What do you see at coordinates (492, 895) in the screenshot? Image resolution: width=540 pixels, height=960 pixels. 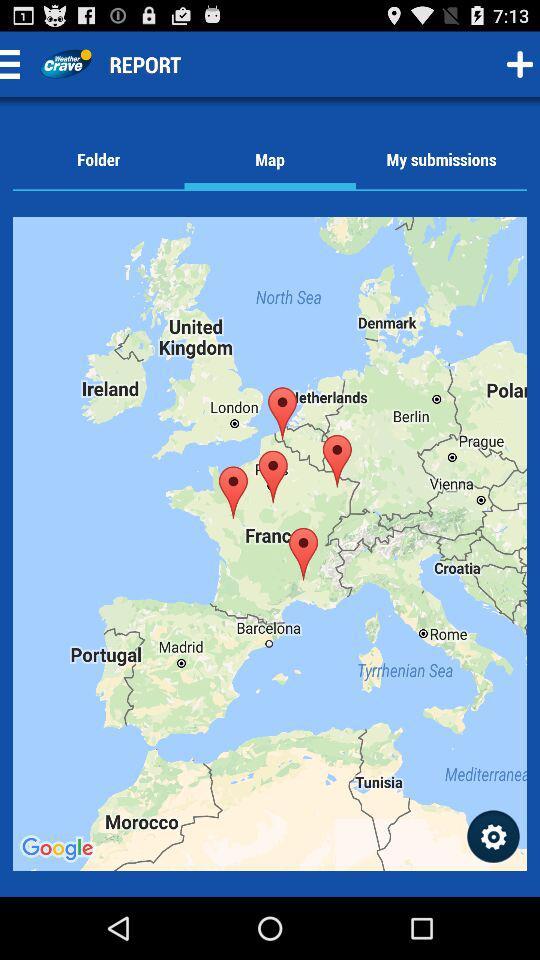 I see `the settings icon` at bounding box center [492, 895].